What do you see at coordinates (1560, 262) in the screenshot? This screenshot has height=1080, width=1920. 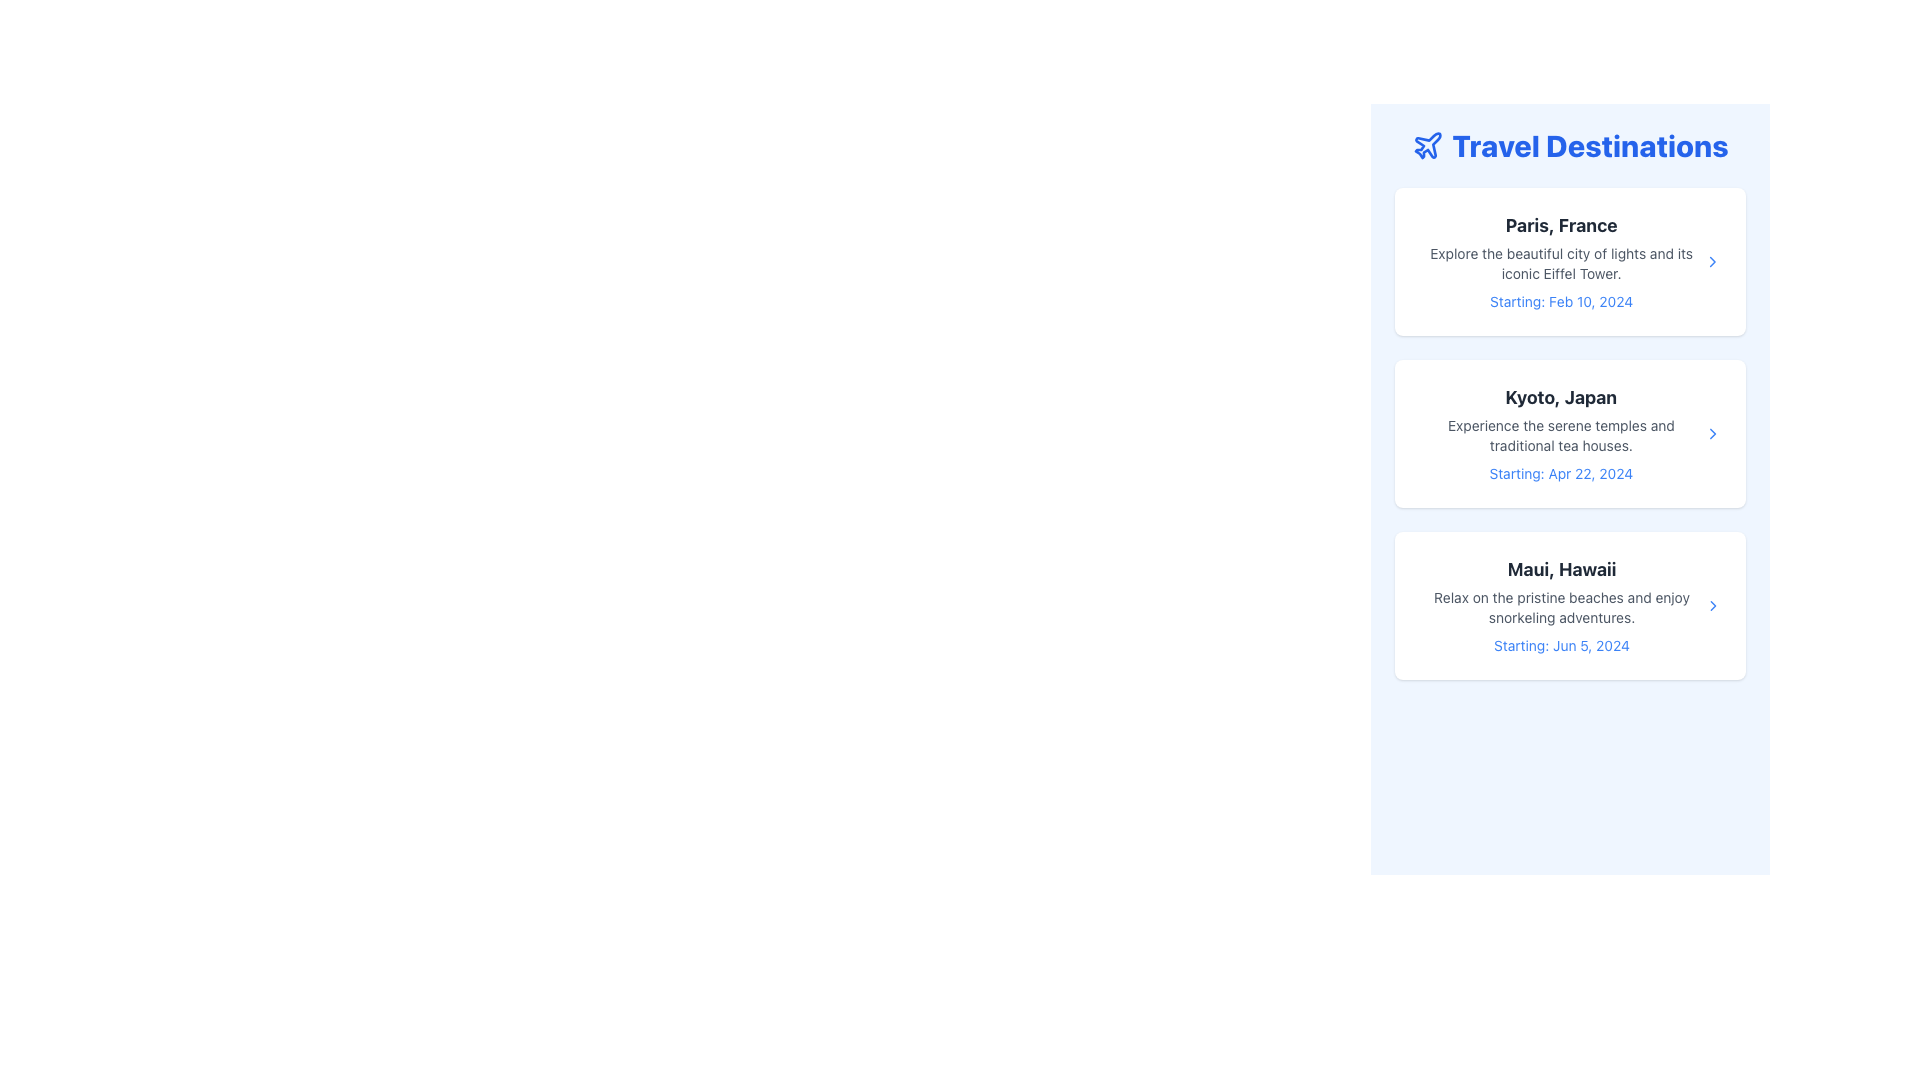 I see `the descriptive text element about the Paris, France travel destination, which is positioned between the heading 'Paris, France' and the subtext 'Starting: Feb 10, 2024' within the travel destination card` at bounding box center [1560, 262].